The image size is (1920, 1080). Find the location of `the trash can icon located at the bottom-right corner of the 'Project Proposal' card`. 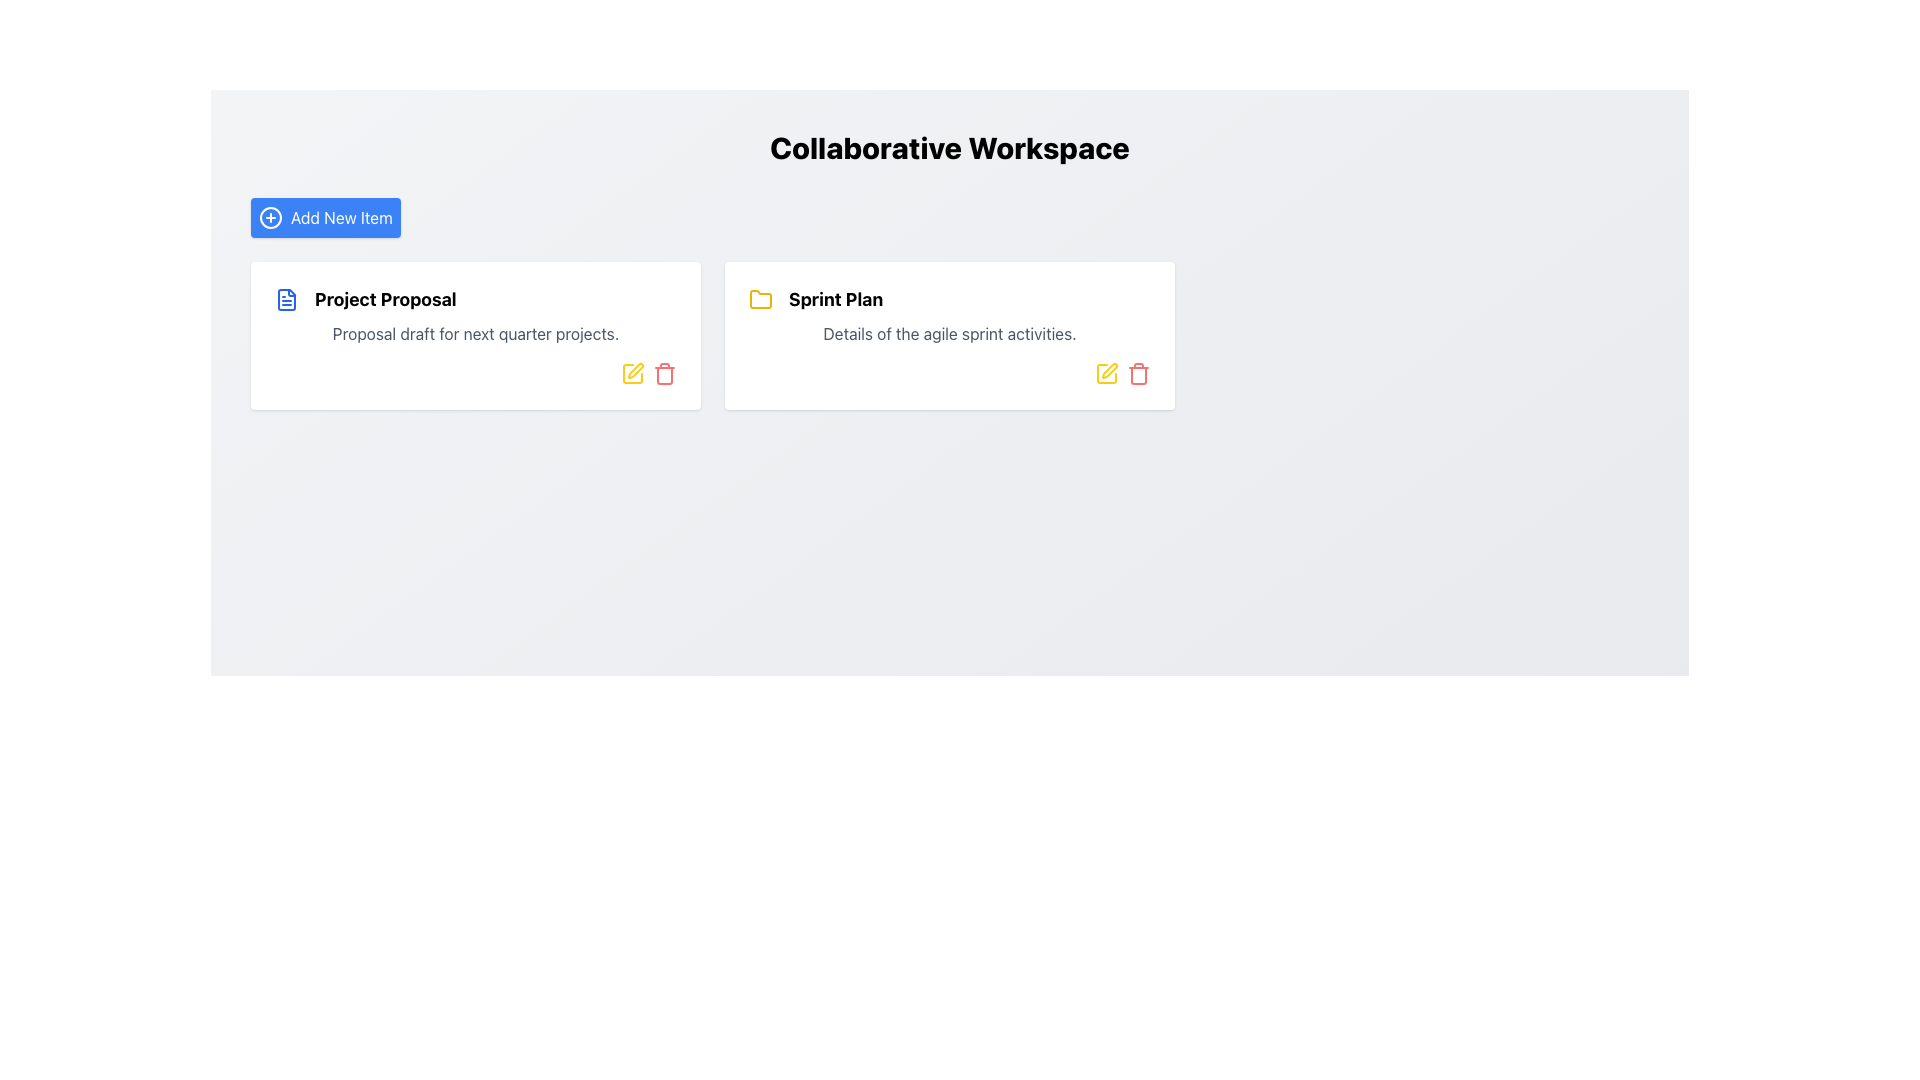

the trash can icon located at the bottom-right corner of the 'Project Proposal' card is located at coordinates (665, 375).